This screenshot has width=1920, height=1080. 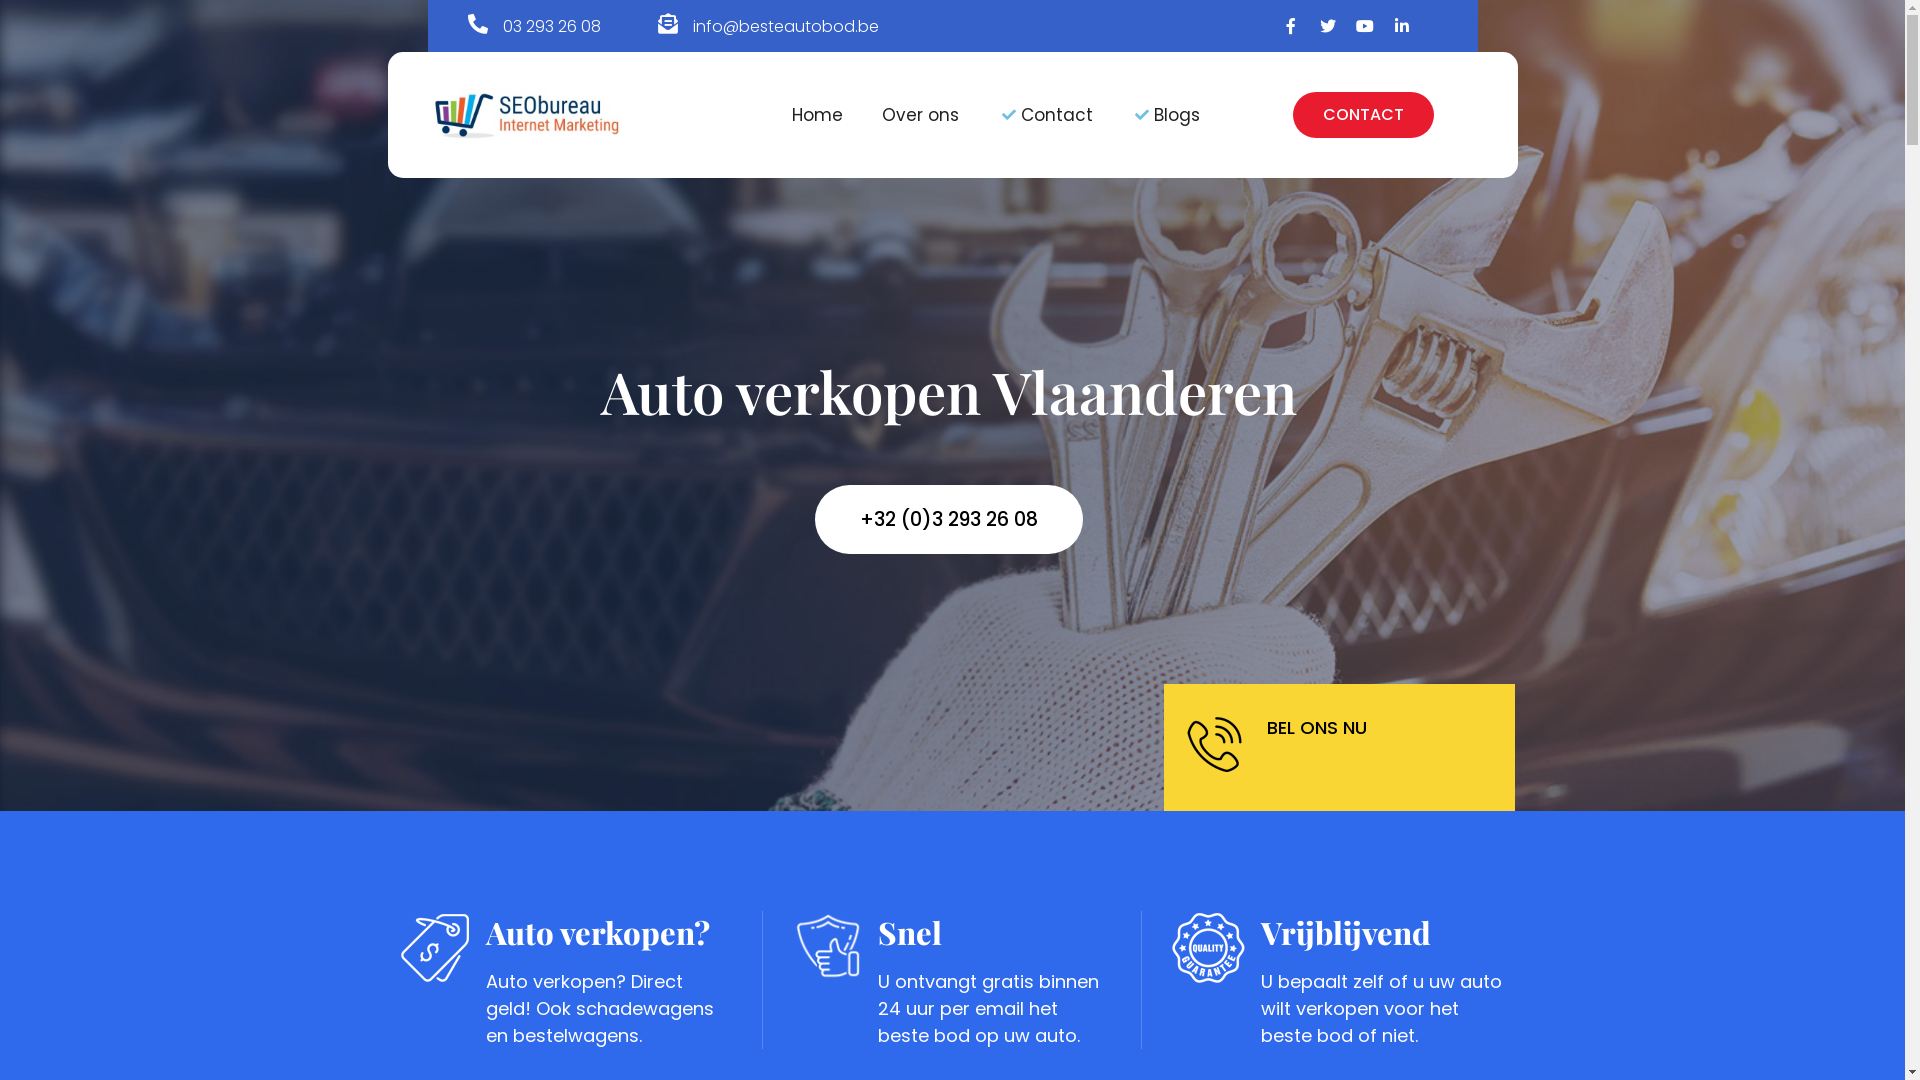 I want to click on 'Contact', so click(x=998, y=115).